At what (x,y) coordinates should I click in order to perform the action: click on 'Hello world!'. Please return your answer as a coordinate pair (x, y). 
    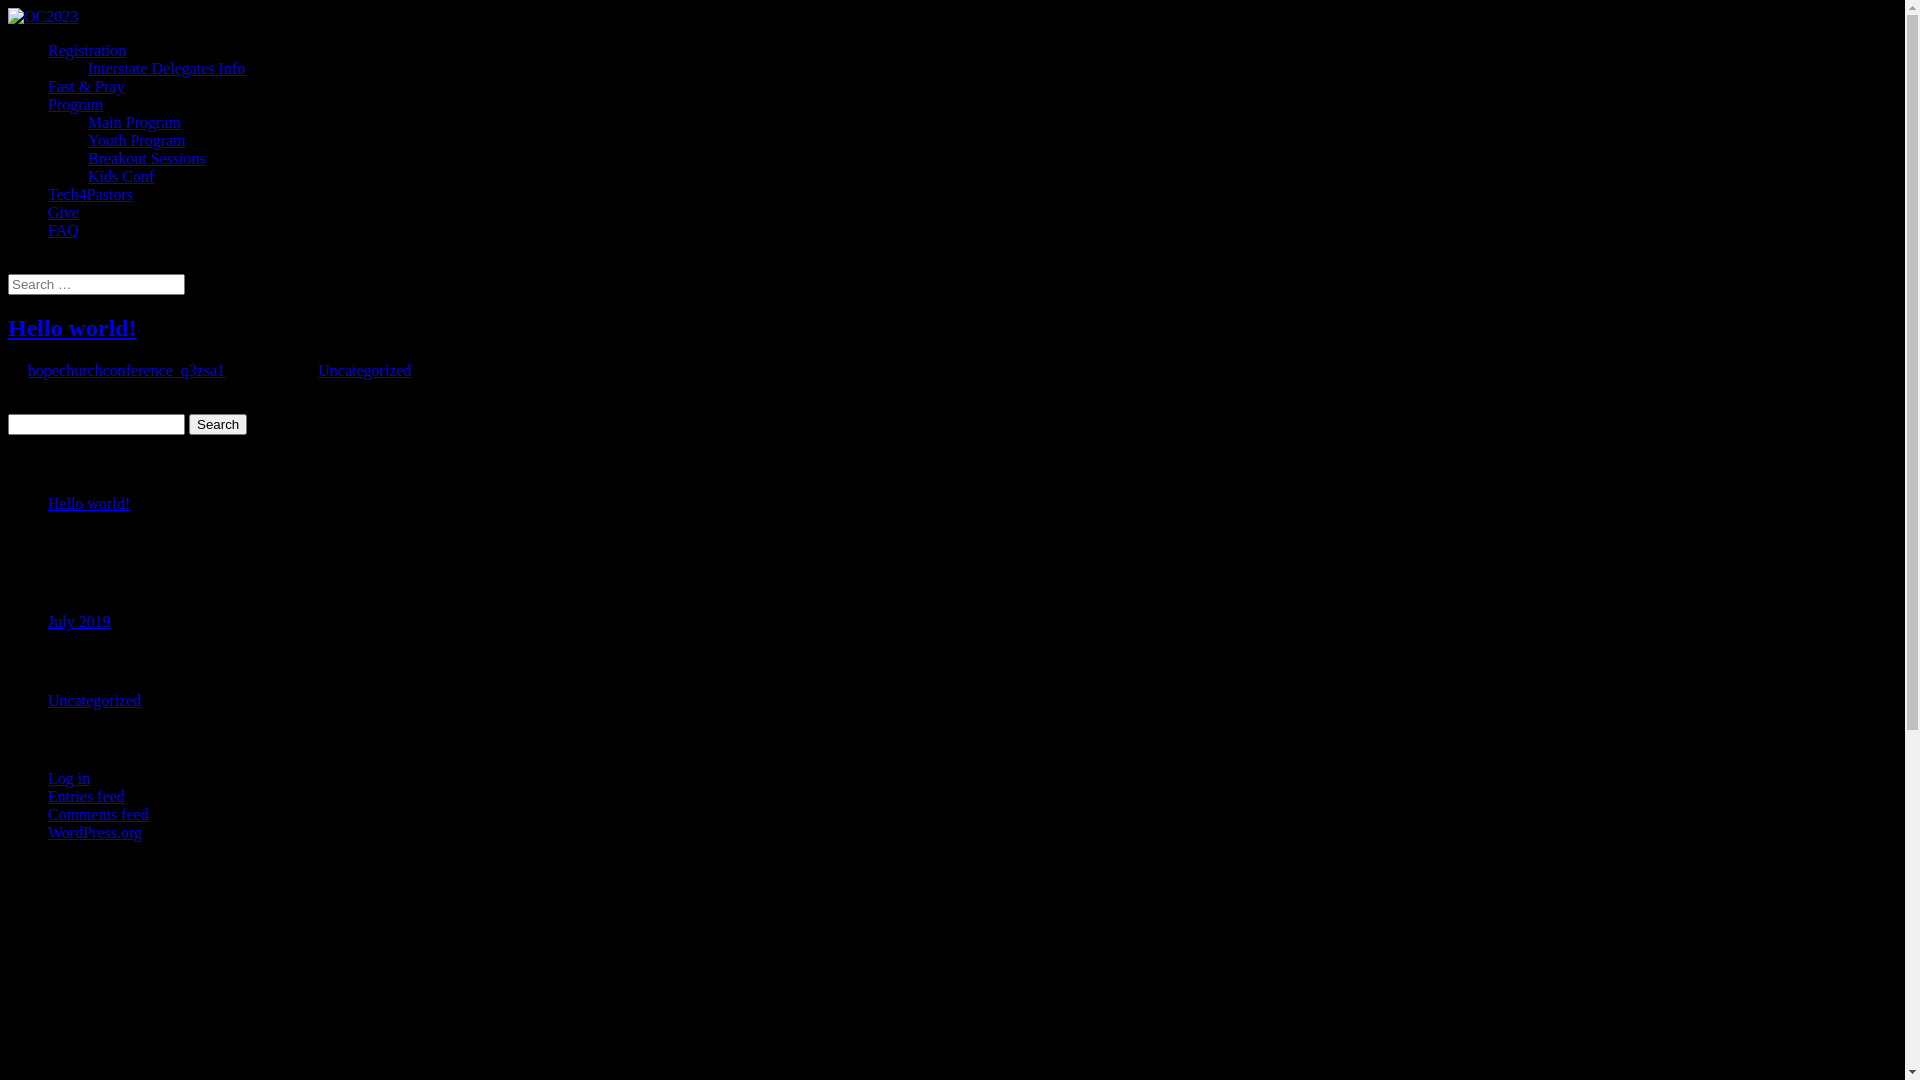
    Looking at the image, I should click on (88, 502).